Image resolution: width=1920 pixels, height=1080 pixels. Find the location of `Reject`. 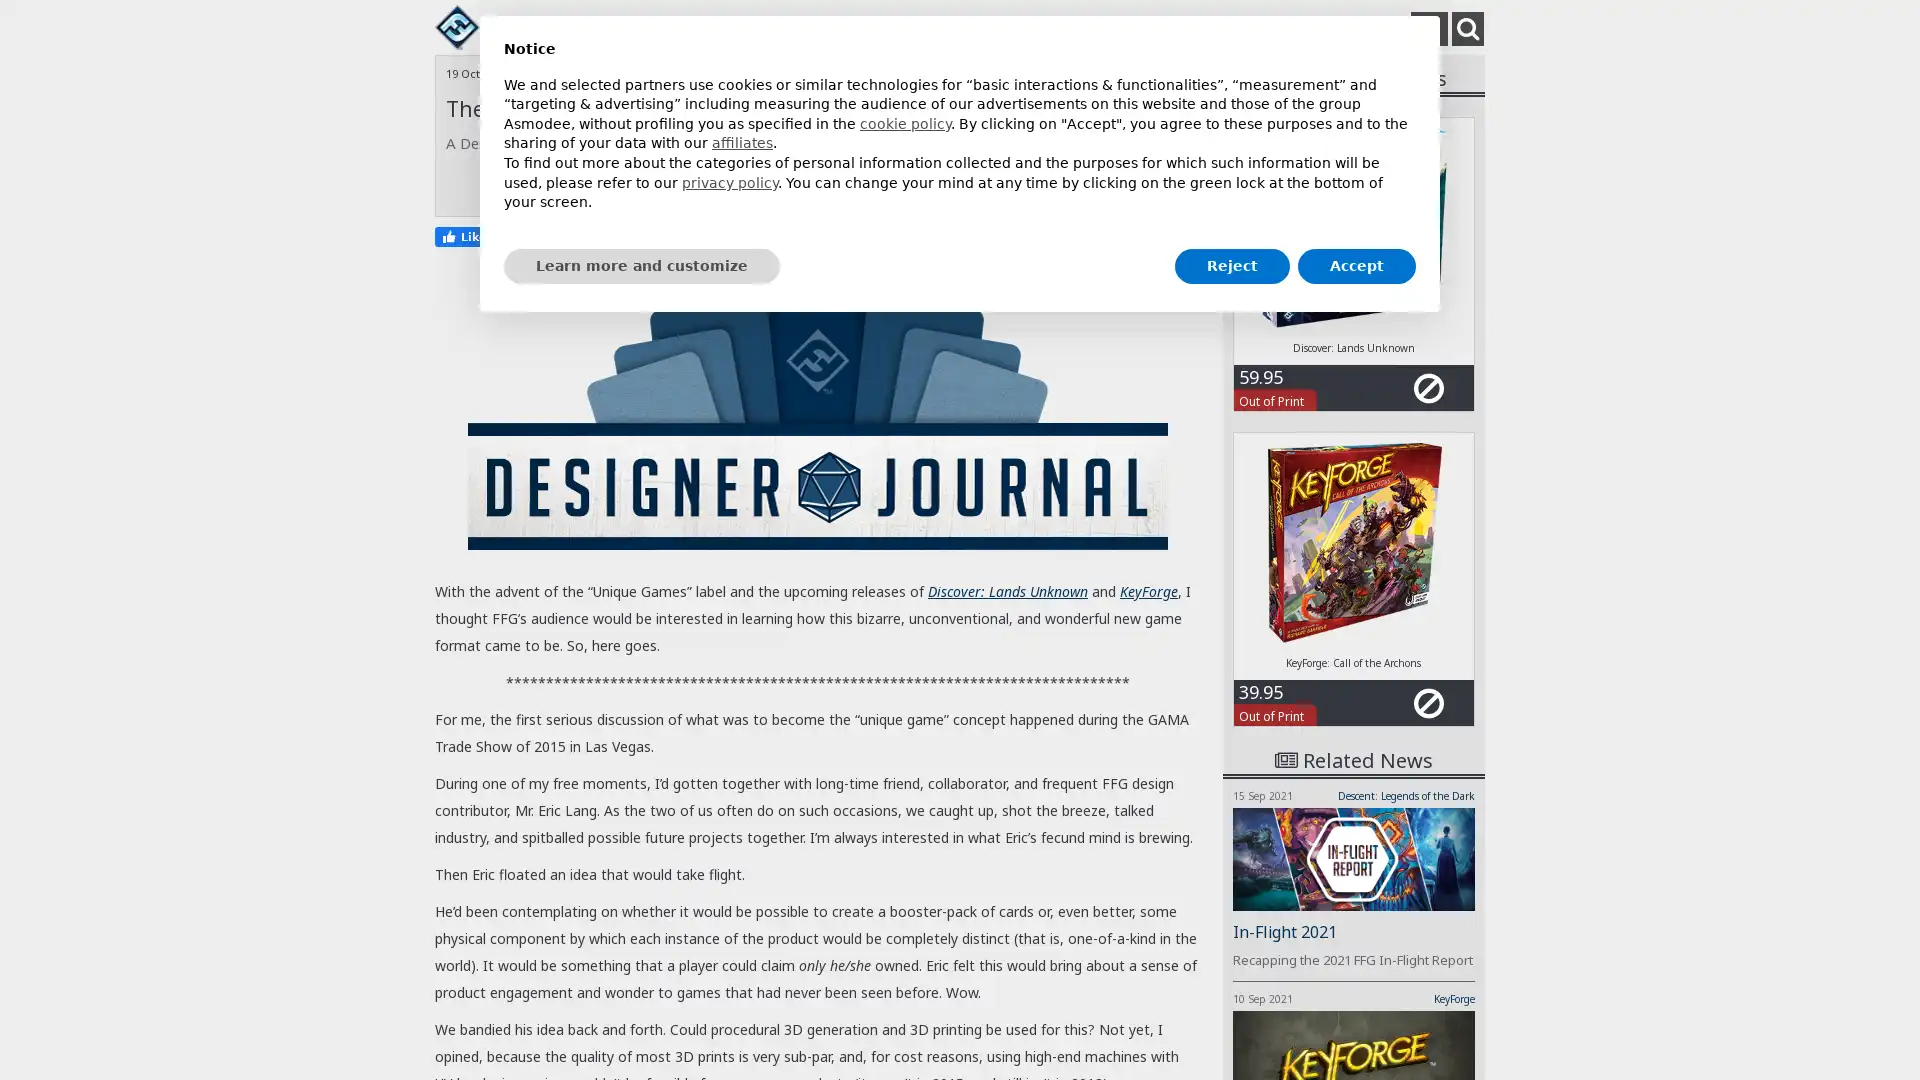

Reject is located at coordinates (1231, 265).